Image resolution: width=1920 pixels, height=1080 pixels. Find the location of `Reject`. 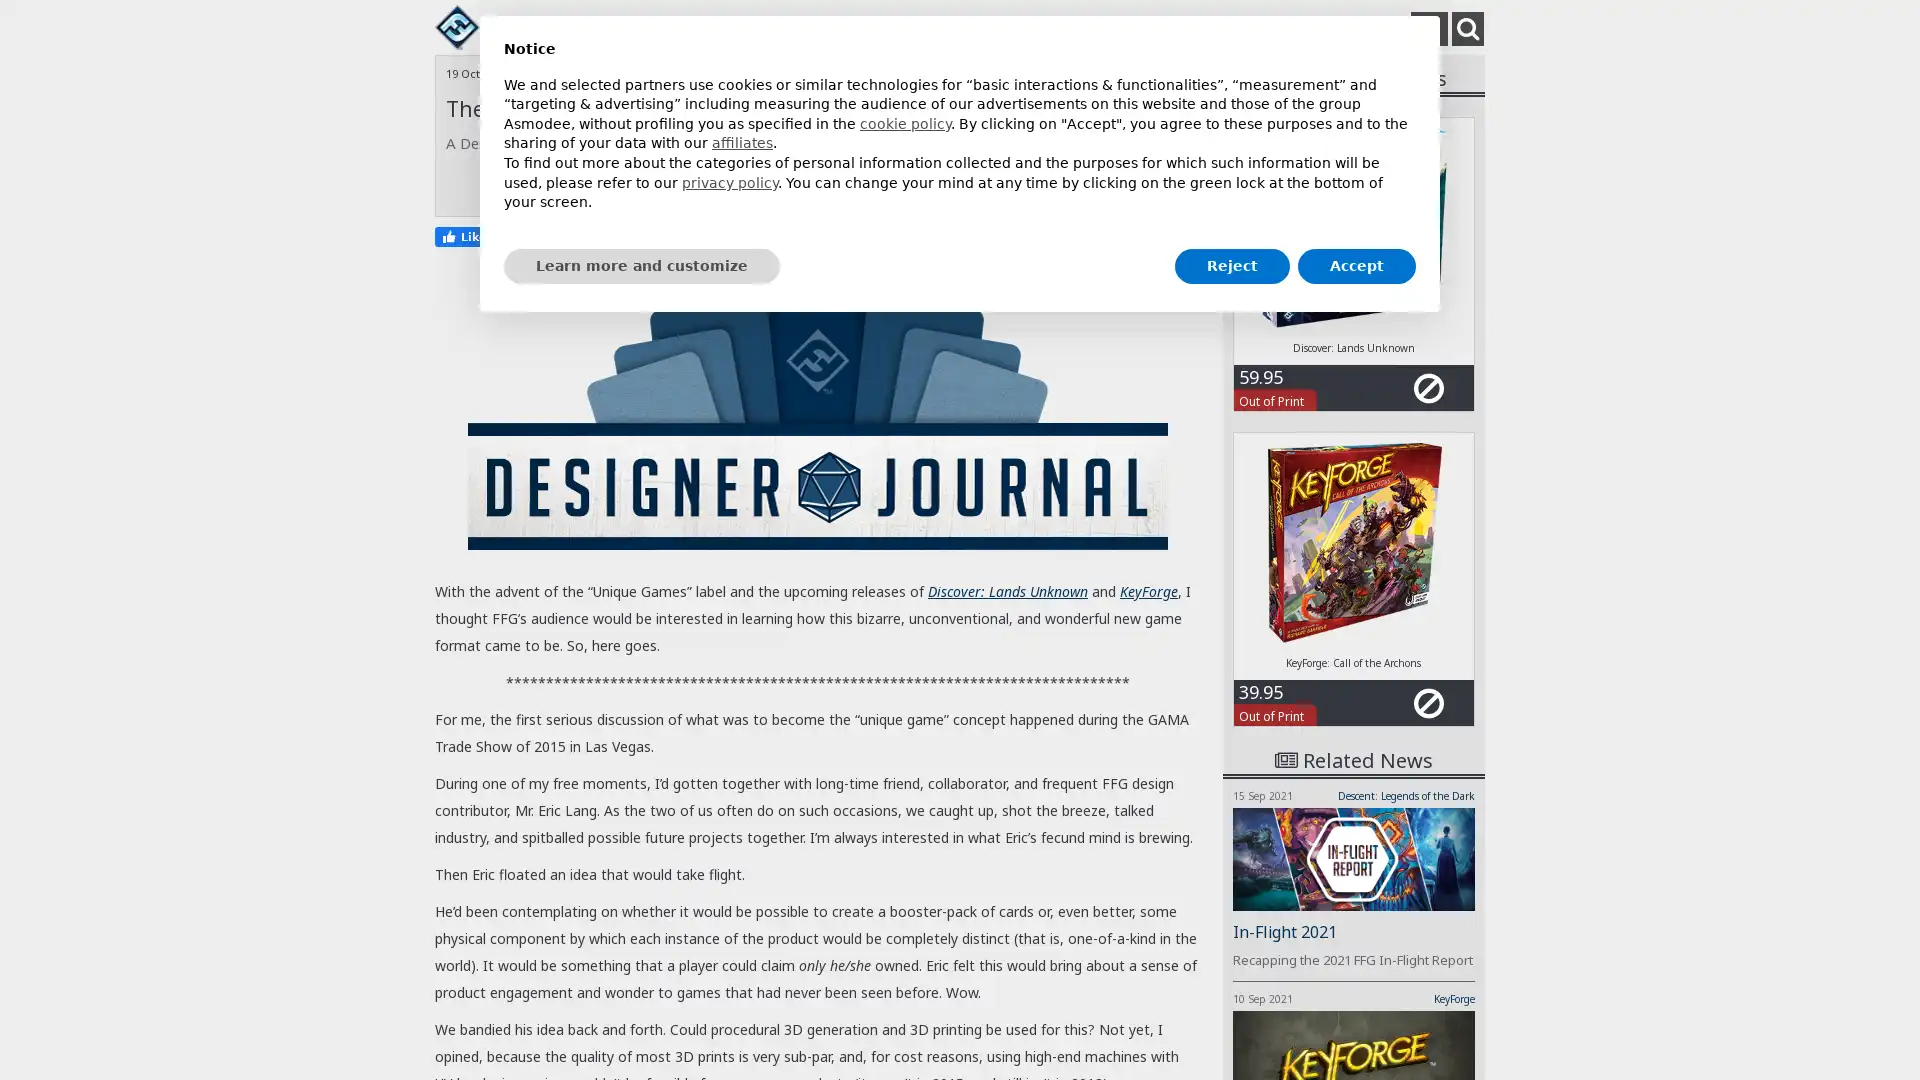

Reject is located at coordinates (1231, 265).